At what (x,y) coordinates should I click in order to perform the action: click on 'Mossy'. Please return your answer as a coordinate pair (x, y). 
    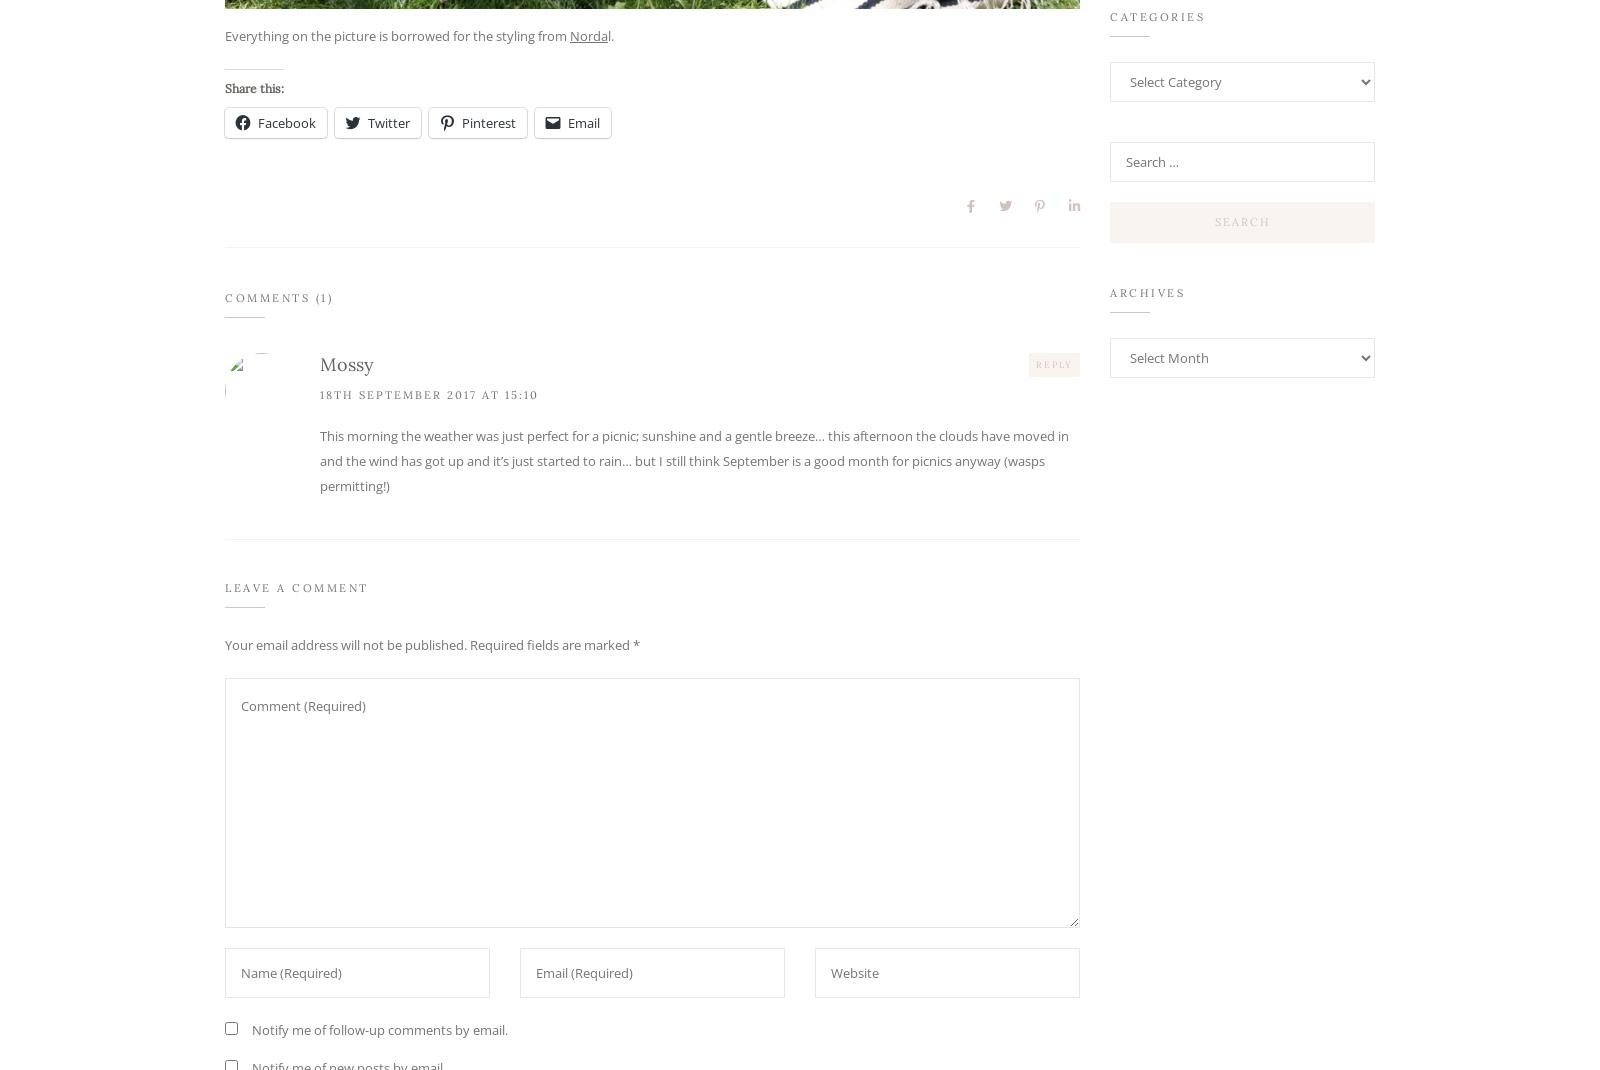
    Looking at the image, I should click on (320, 363).